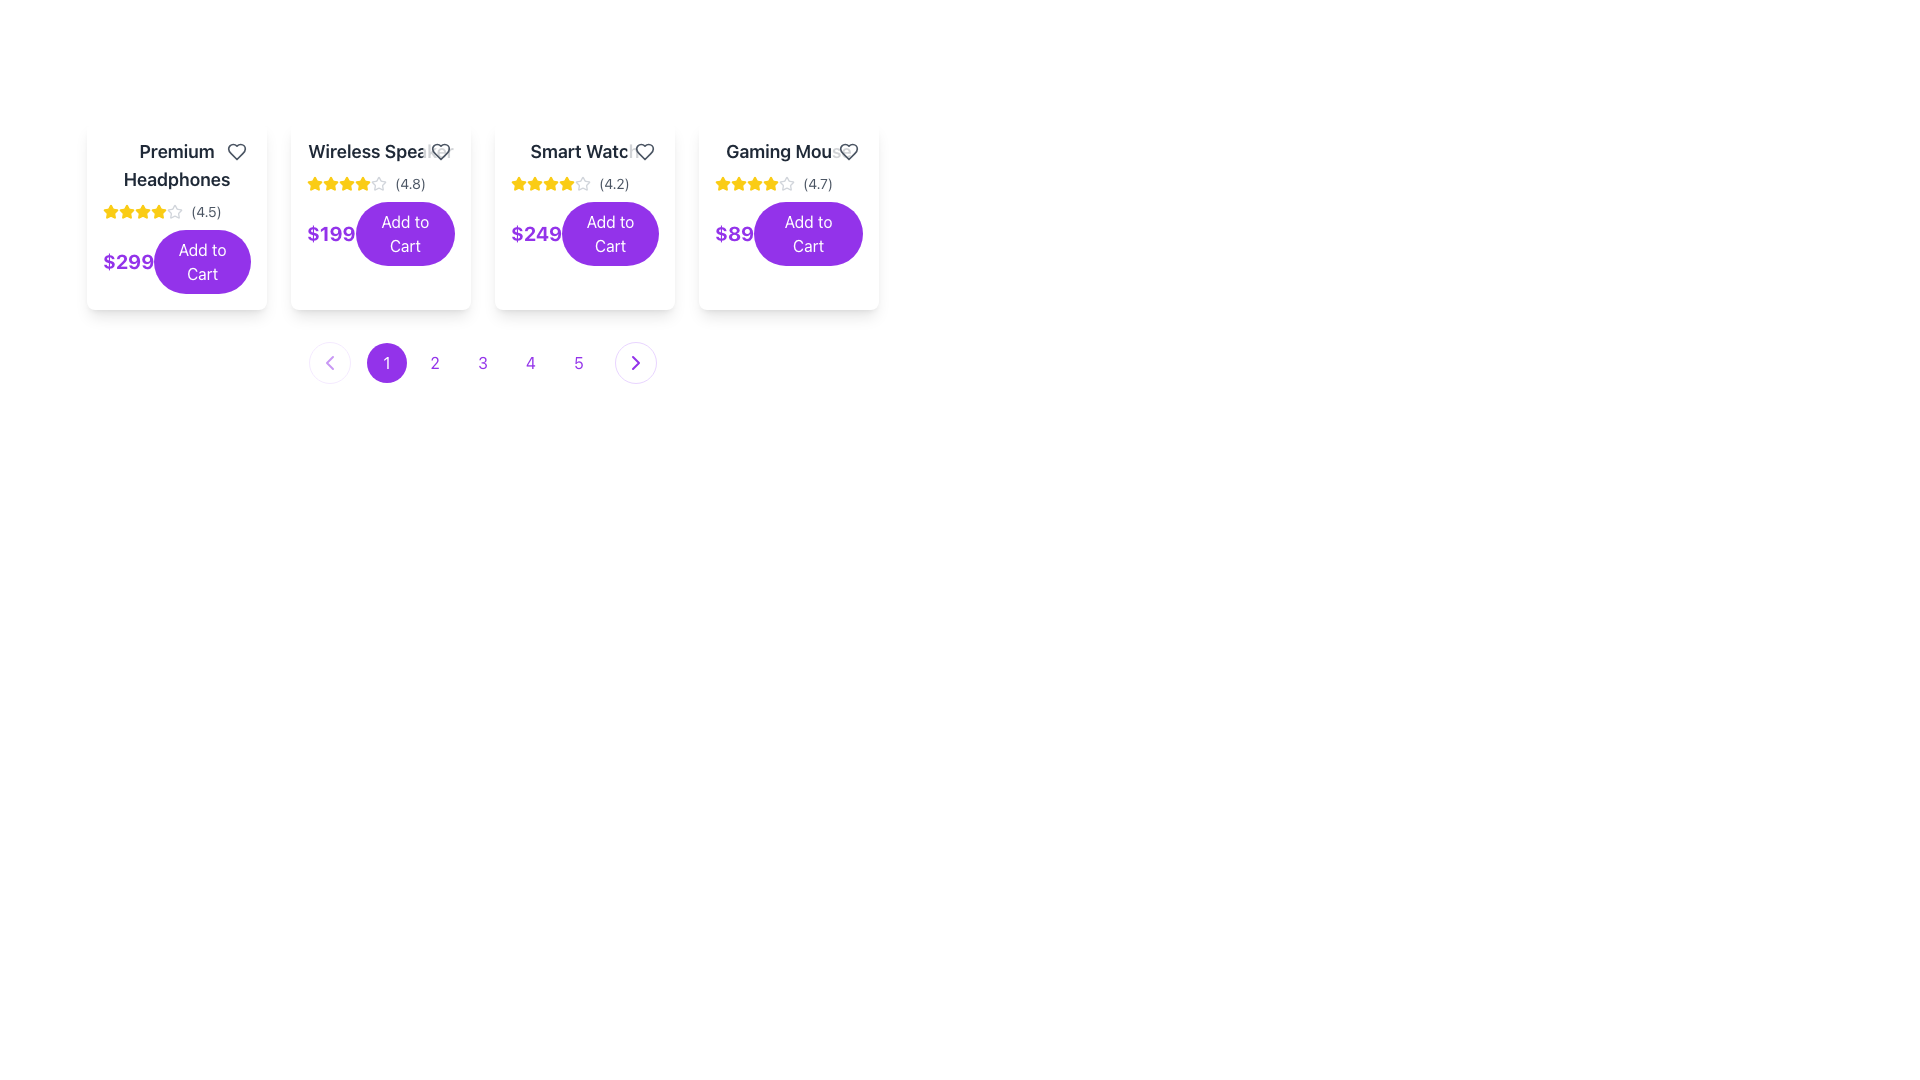 The width and height of the screenshot is (1920, 1080). Describe the element at coordinates (331, 184) in the screenshot. I see `the third yellow star icon in the rating system for the 'Wireless Speaker' product, which is located on the product card with a purple 'Add to Cart' button and a price of $199` at that location.